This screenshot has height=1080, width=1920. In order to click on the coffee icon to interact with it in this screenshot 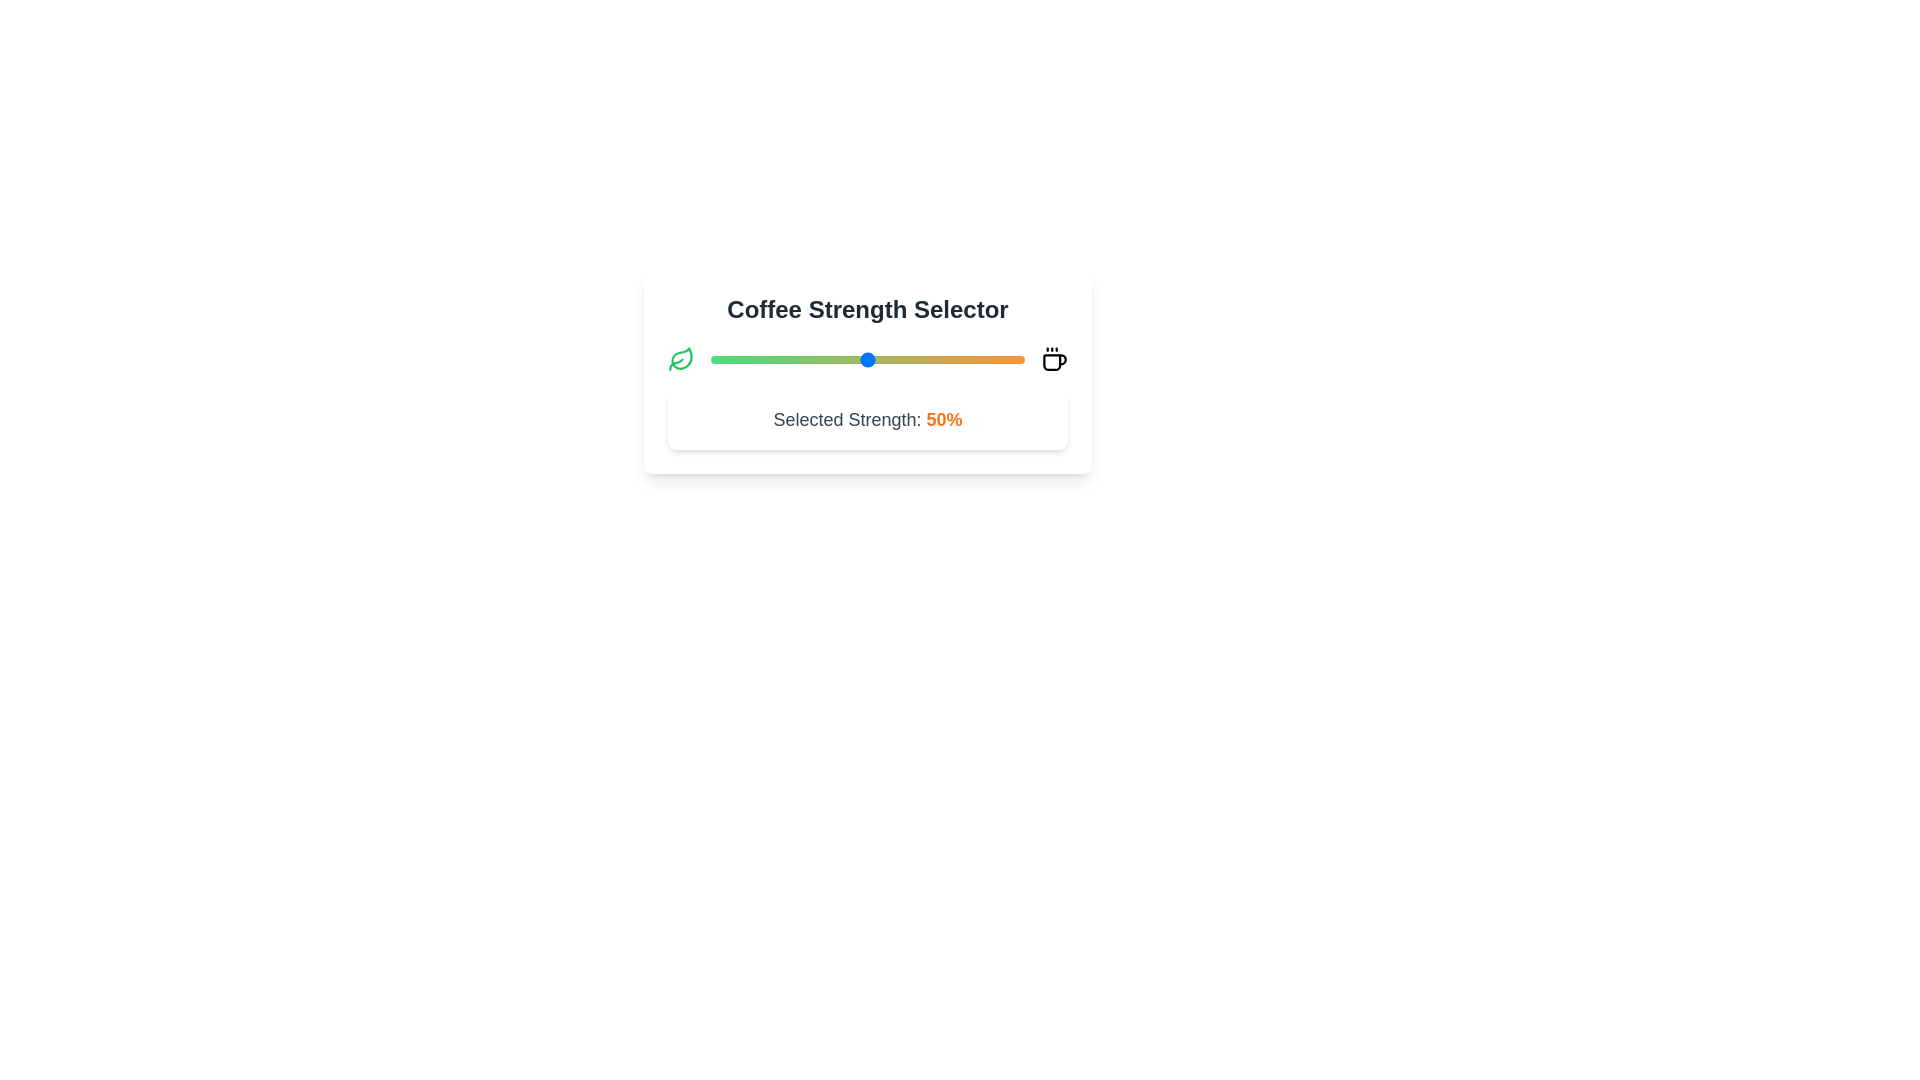, I will do `click(1053, 358)`.